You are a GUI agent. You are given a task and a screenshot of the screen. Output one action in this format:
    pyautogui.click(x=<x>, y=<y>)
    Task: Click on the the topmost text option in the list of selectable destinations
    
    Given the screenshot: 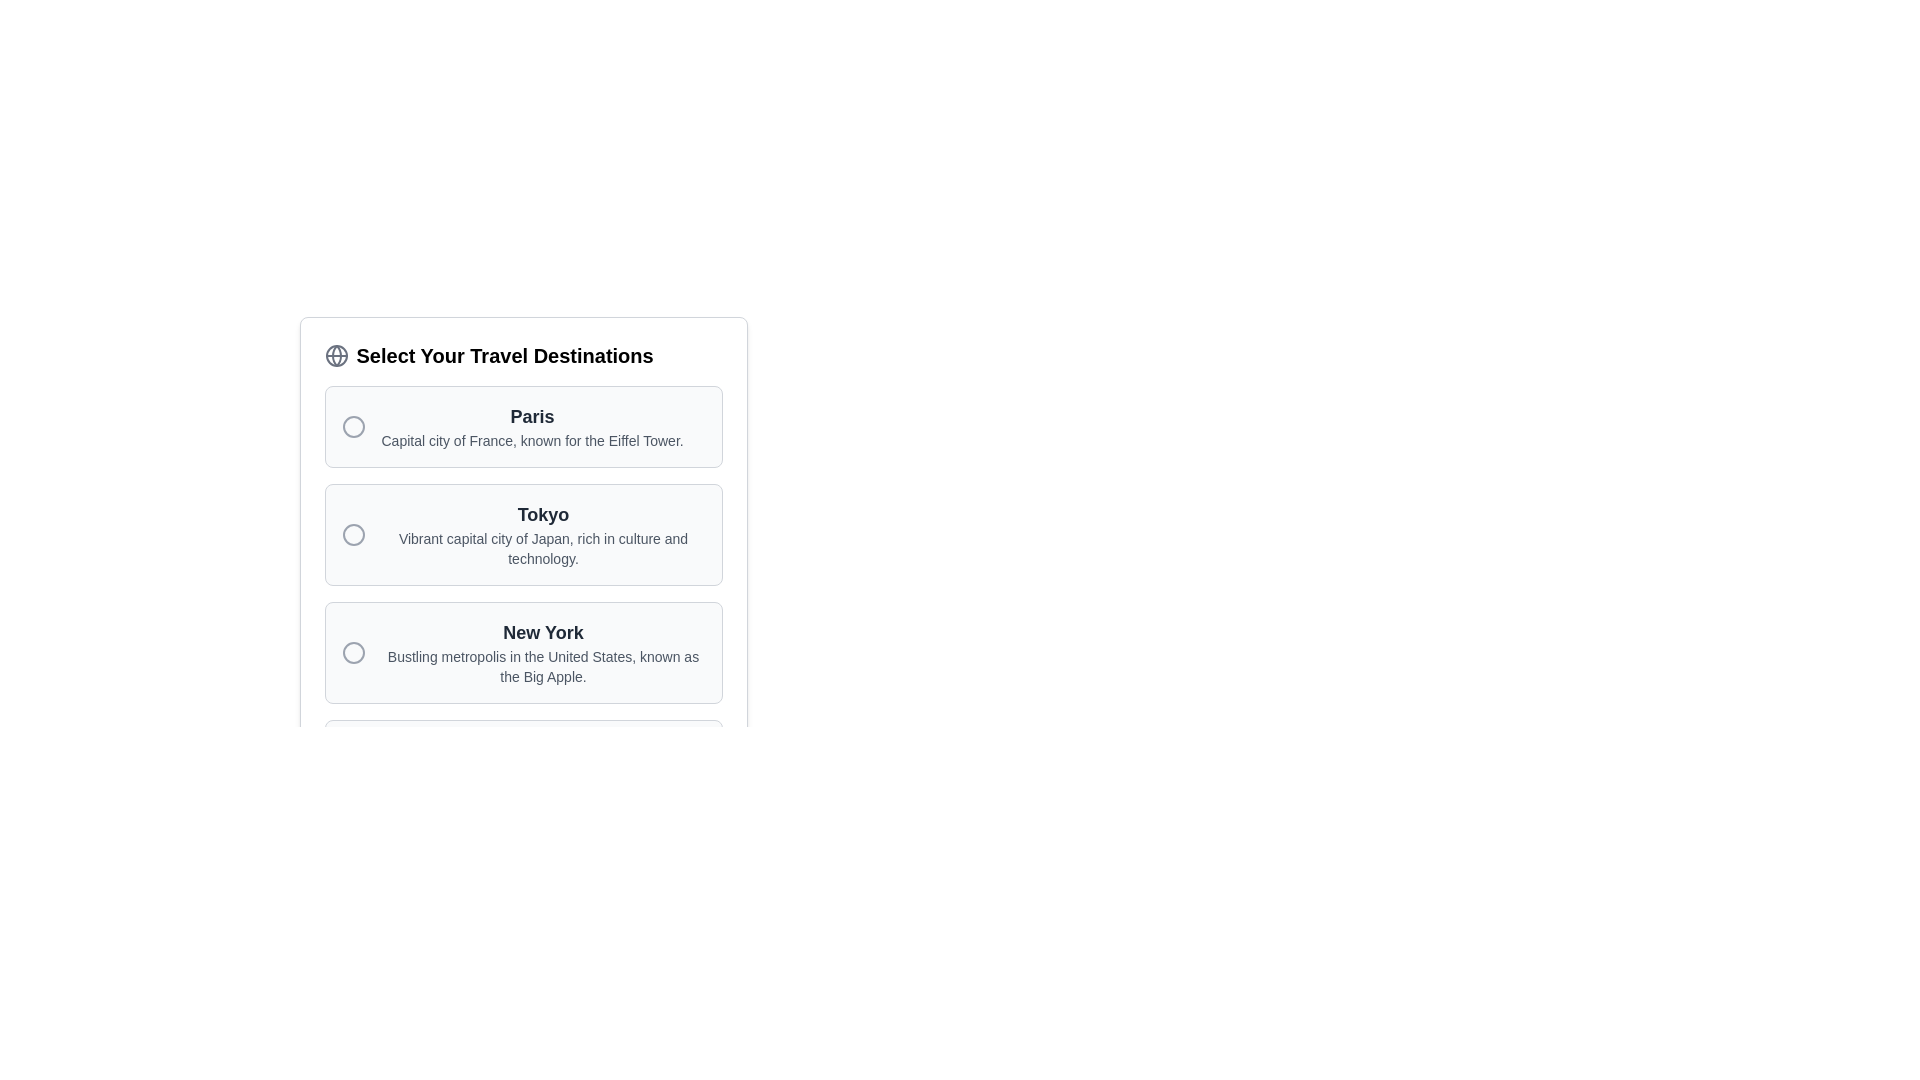 What is the action you would take?
    pyautogui.click(x=512, y=426)
    